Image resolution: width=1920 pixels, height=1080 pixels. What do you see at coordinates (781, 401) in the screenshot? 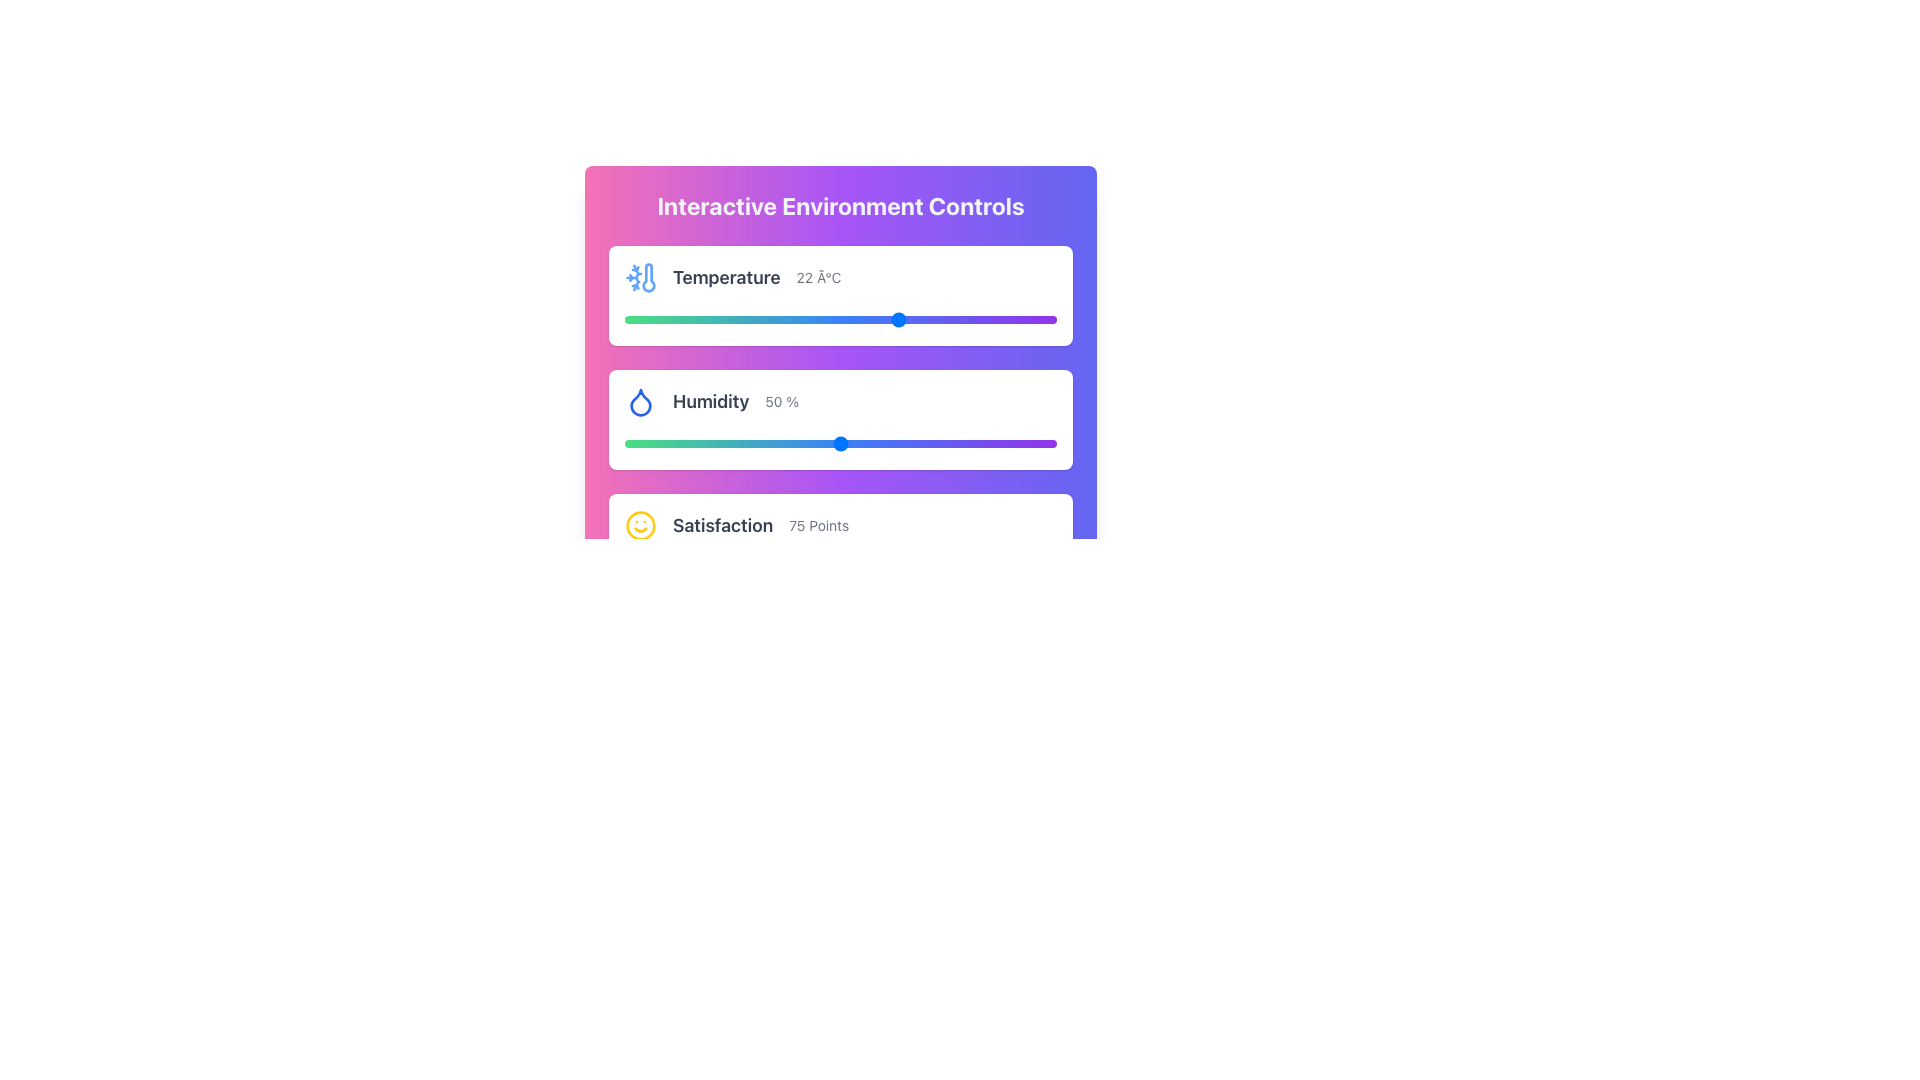
I see `the text element displaying '50 %' with gray text styling, located to the right of the label 'Humidity'` at bounding box center [781, 401].